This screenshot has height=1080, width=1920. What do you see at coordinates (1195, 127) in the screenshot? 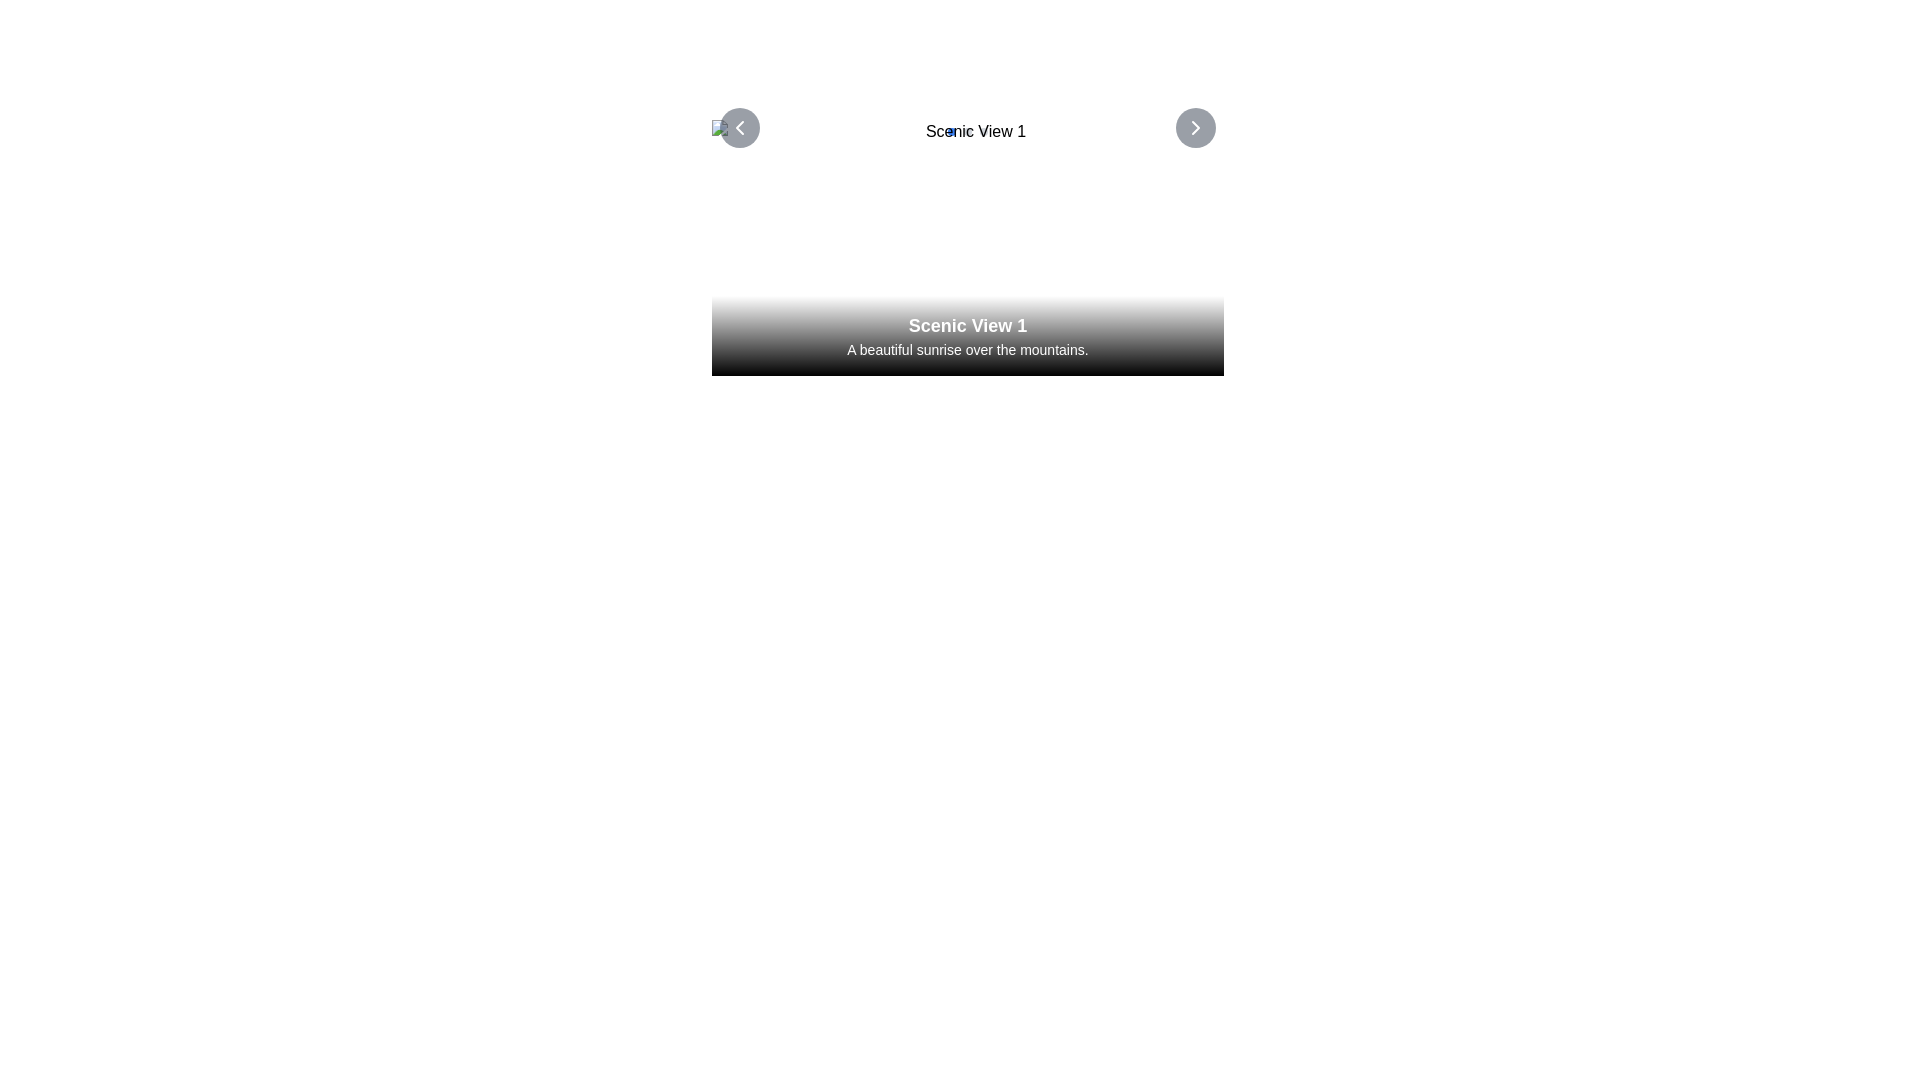
I see `the navigation button located towards the right edge of the interface` at bounding box center [1195, 127].